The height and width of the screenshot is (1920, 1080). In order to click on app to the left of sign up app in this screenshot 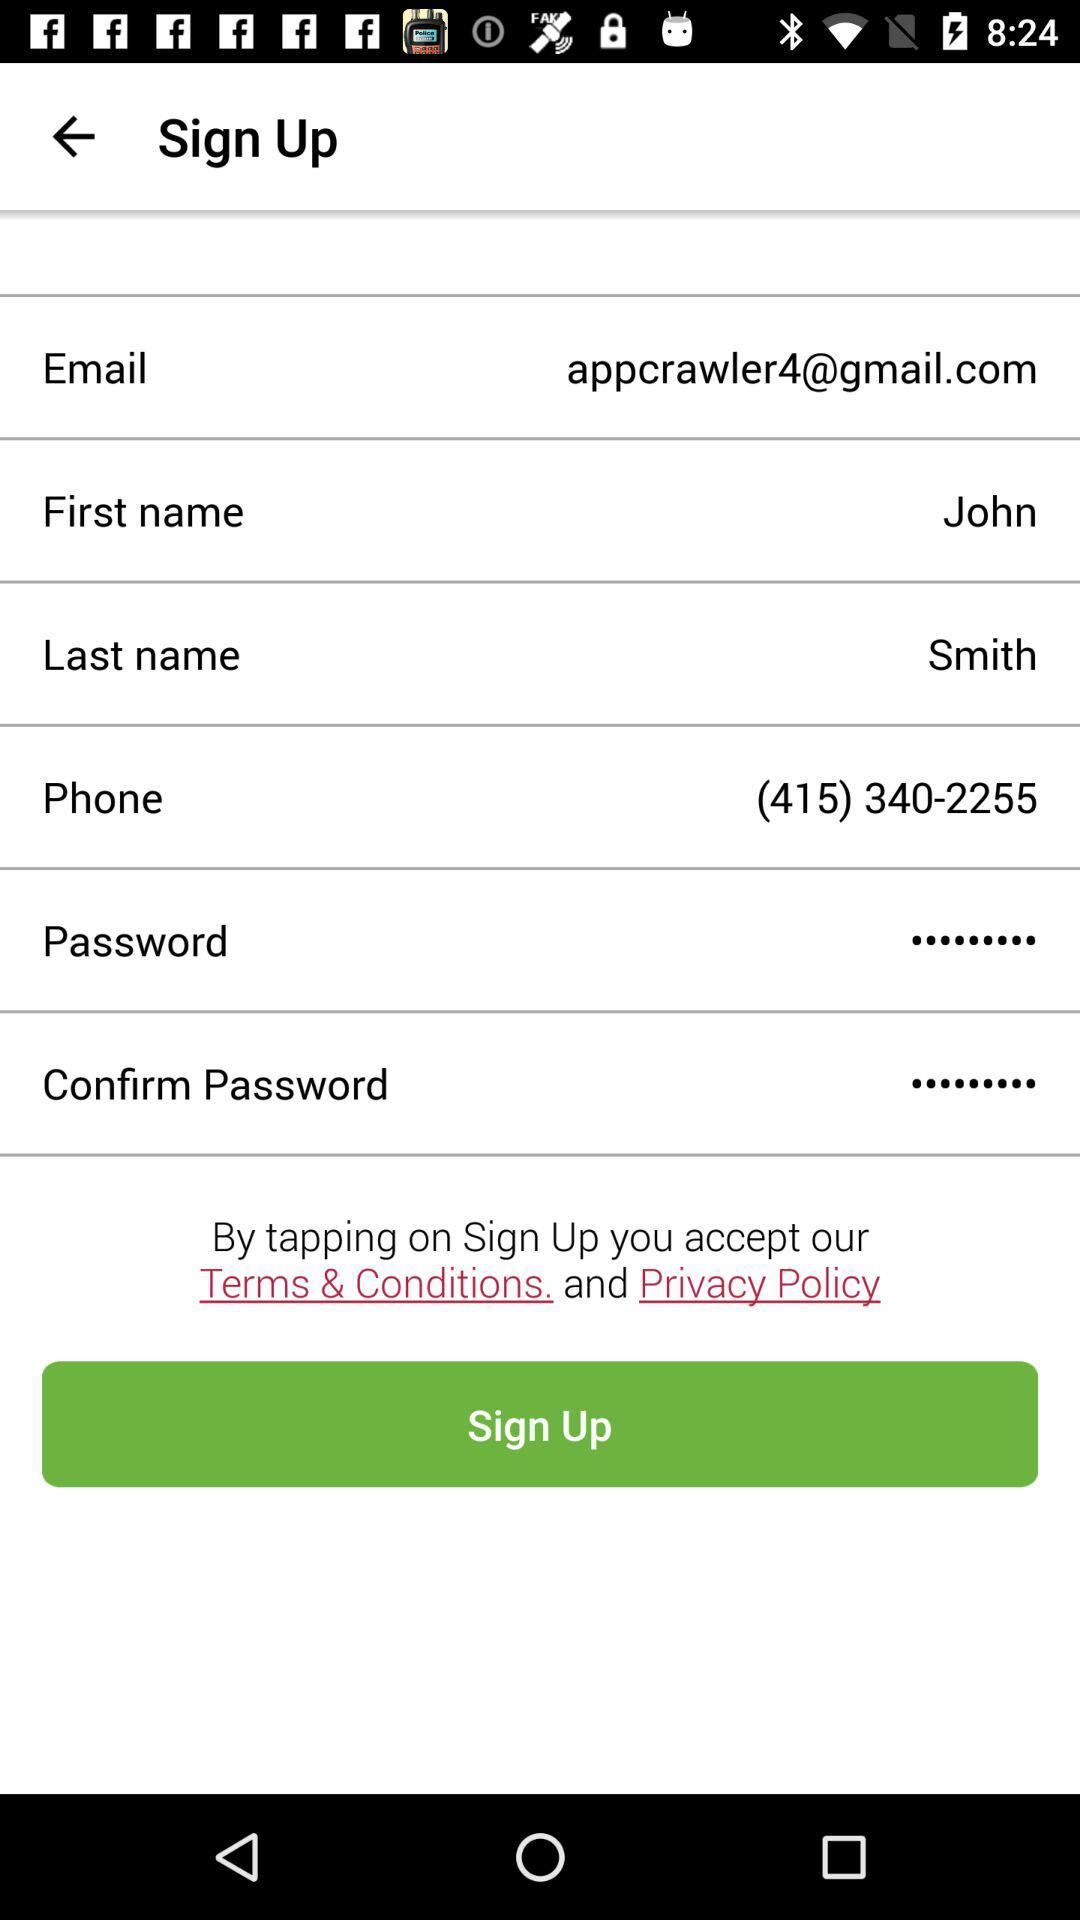, I will do `click(72, 135)`.